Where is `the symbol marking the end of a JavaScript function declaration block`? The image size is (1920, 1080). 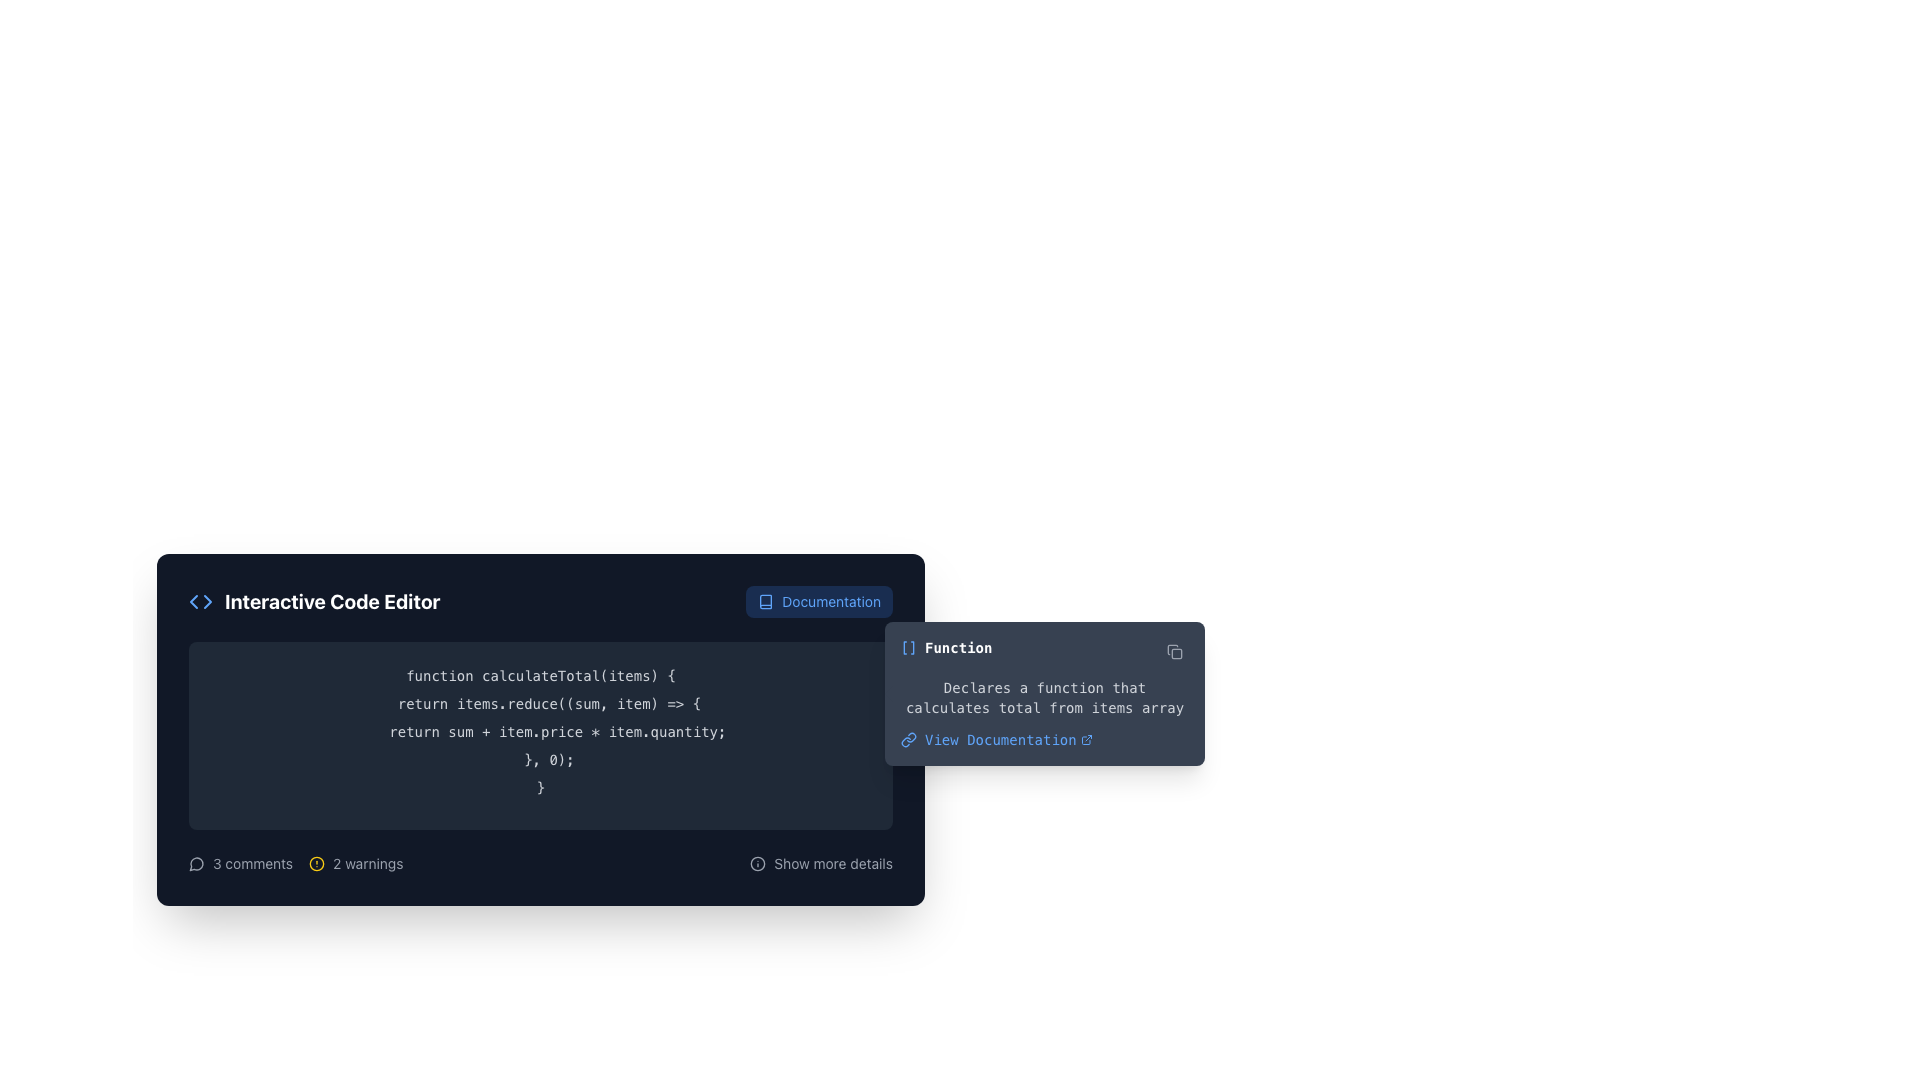
the symbol marking the end of a JavaScript function declaration block is located at coordinates (541, 786).